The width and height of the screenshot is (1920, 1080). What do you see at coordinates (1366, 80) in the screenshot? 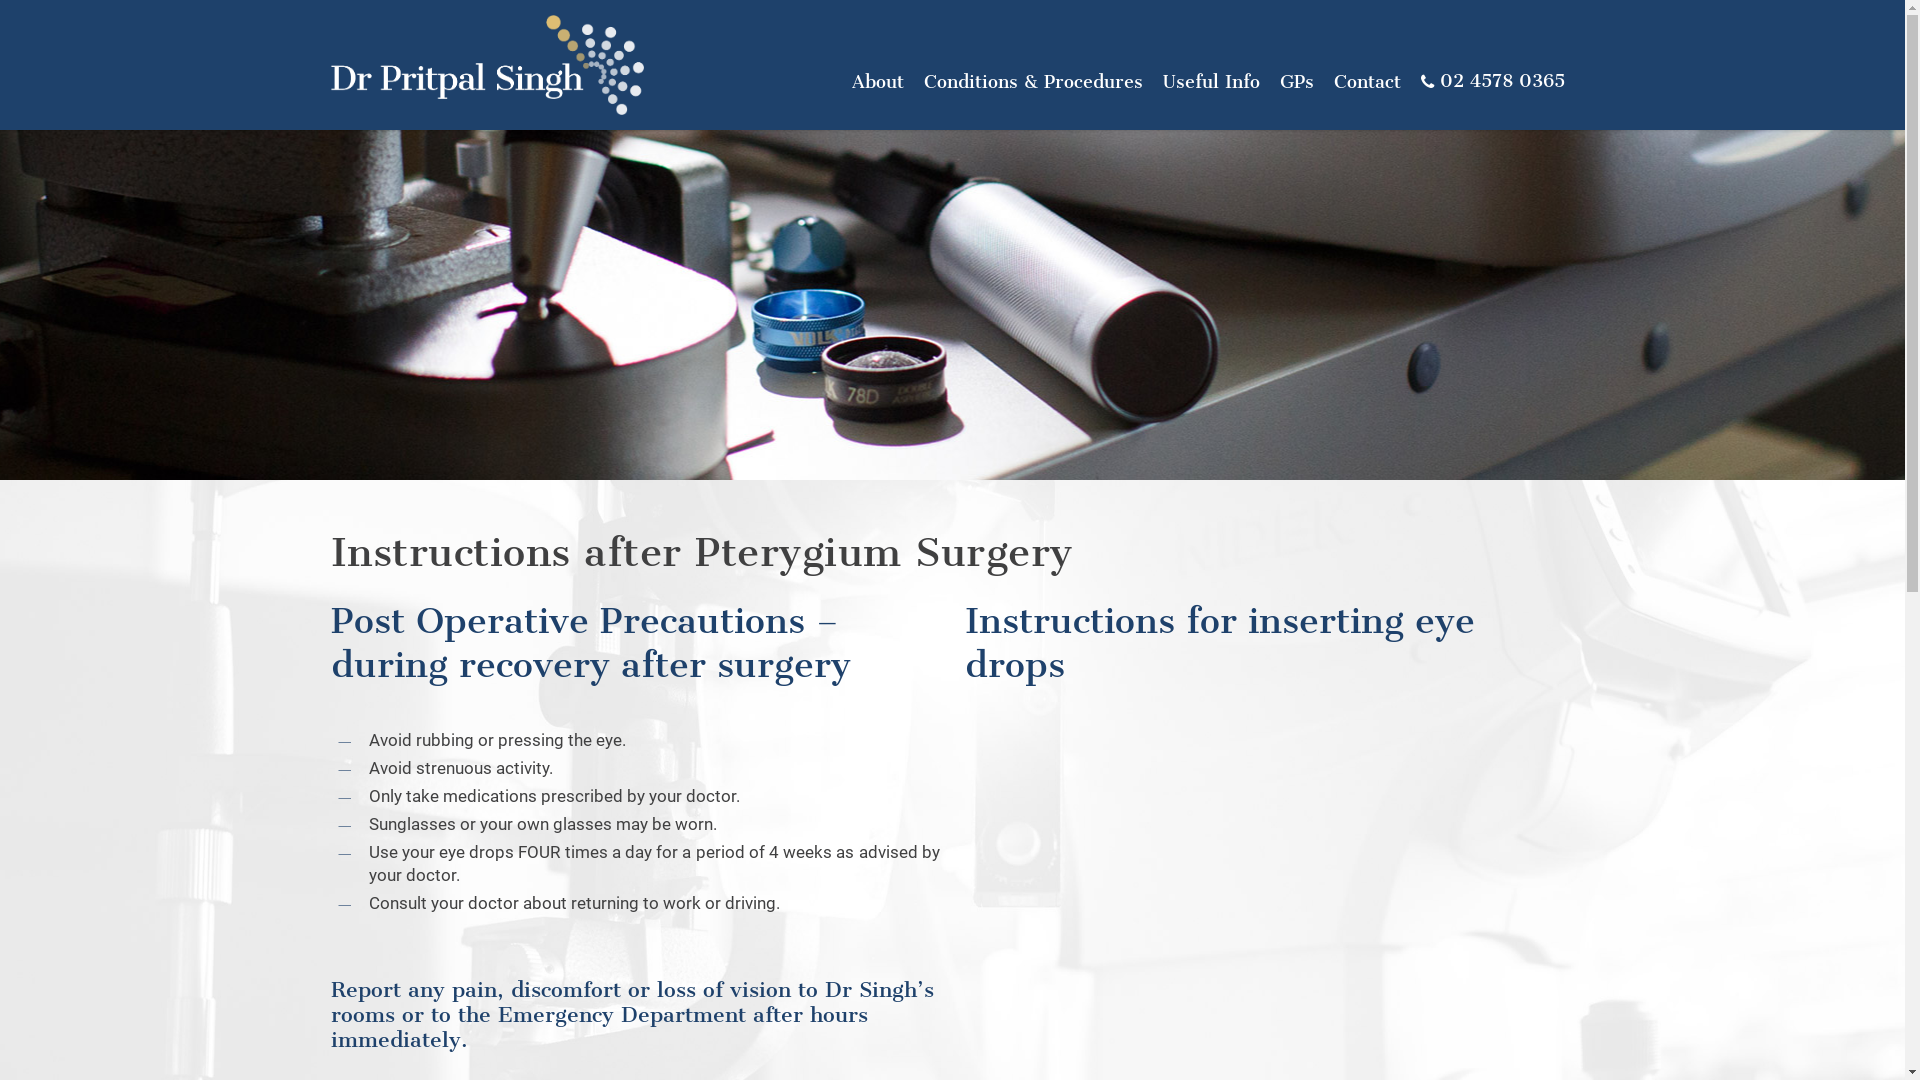
I see `'Contact'` at bounding box center [1366, 80].